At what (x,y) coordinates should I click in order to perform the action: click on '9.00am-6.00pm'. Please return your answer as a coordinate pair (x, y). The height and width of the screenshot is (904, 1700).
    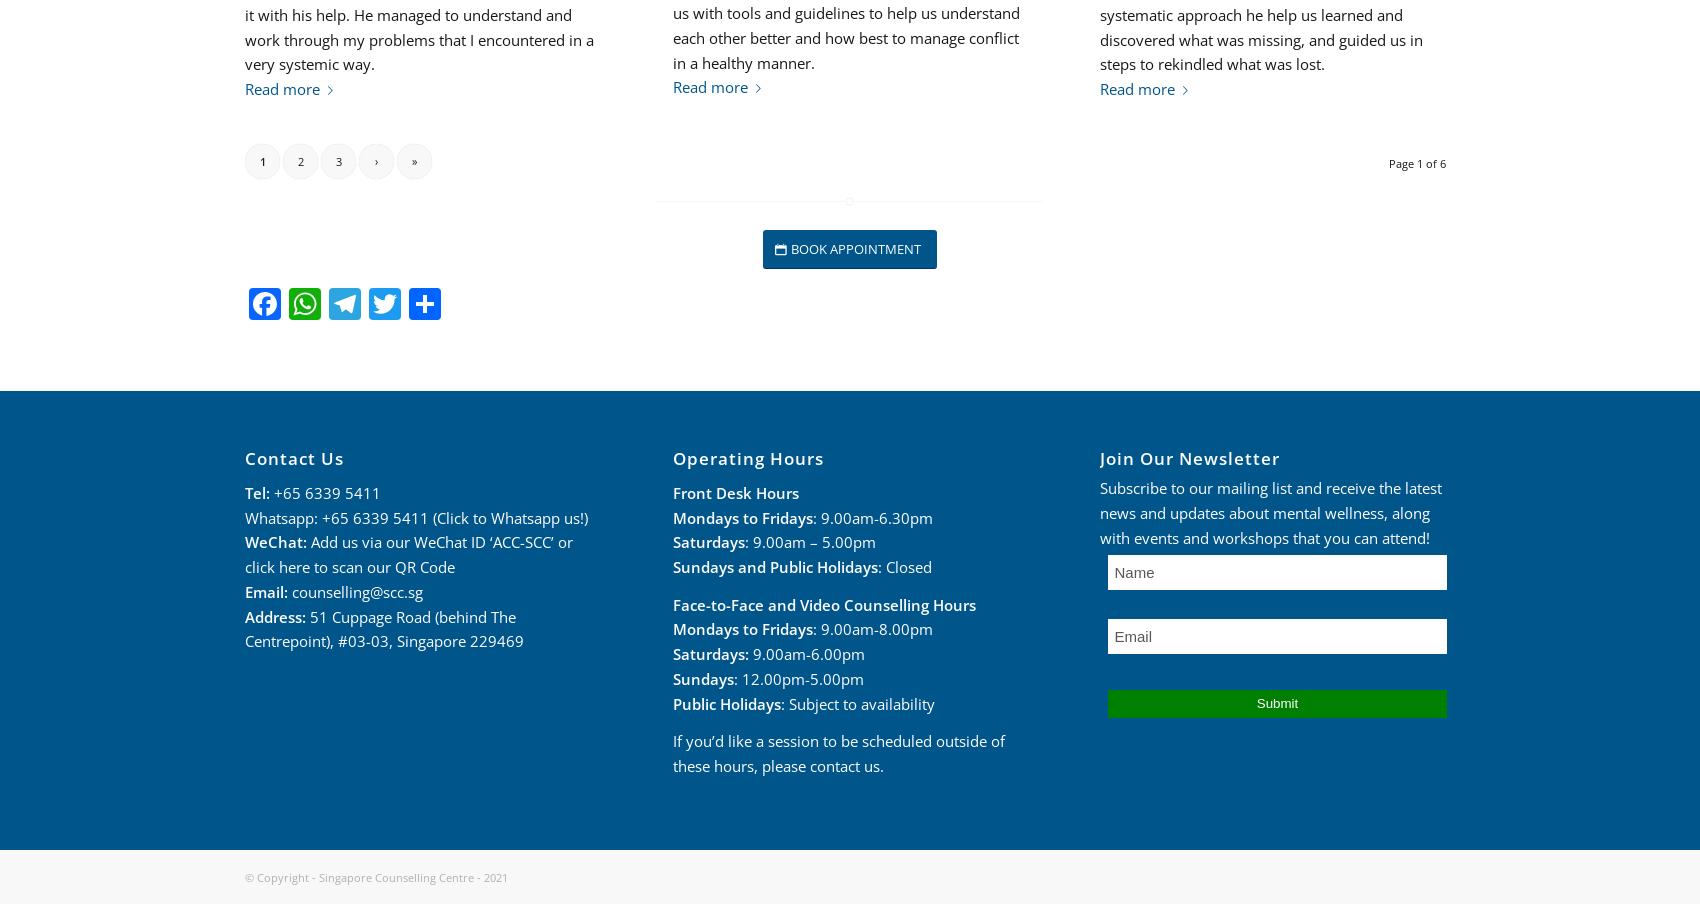
    Looking at the image, I should click on (804, 654).